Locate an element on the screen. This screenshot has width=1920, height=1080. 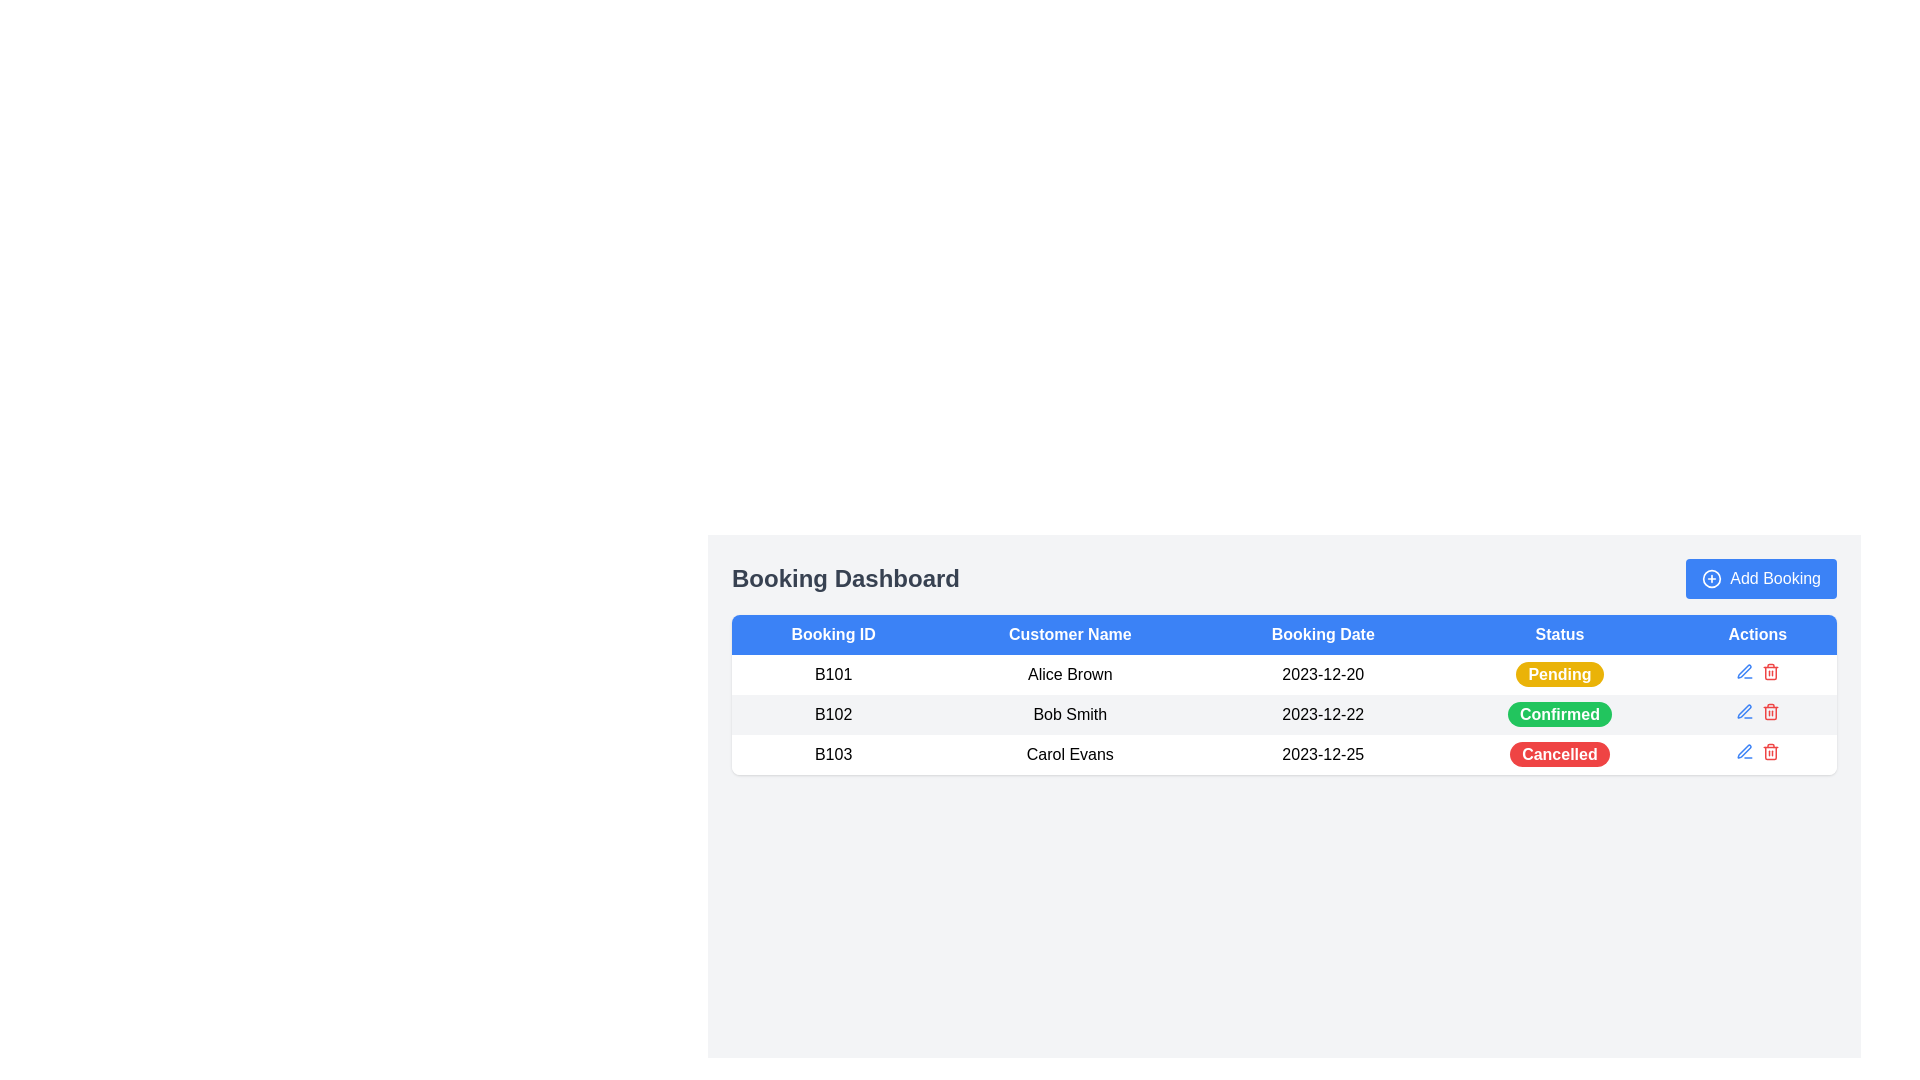
the text 'Alice Brown' in the Data Table Cell located in the 'Customer Name' column of the row labeled B101 is located at coordinates (1069, 675).